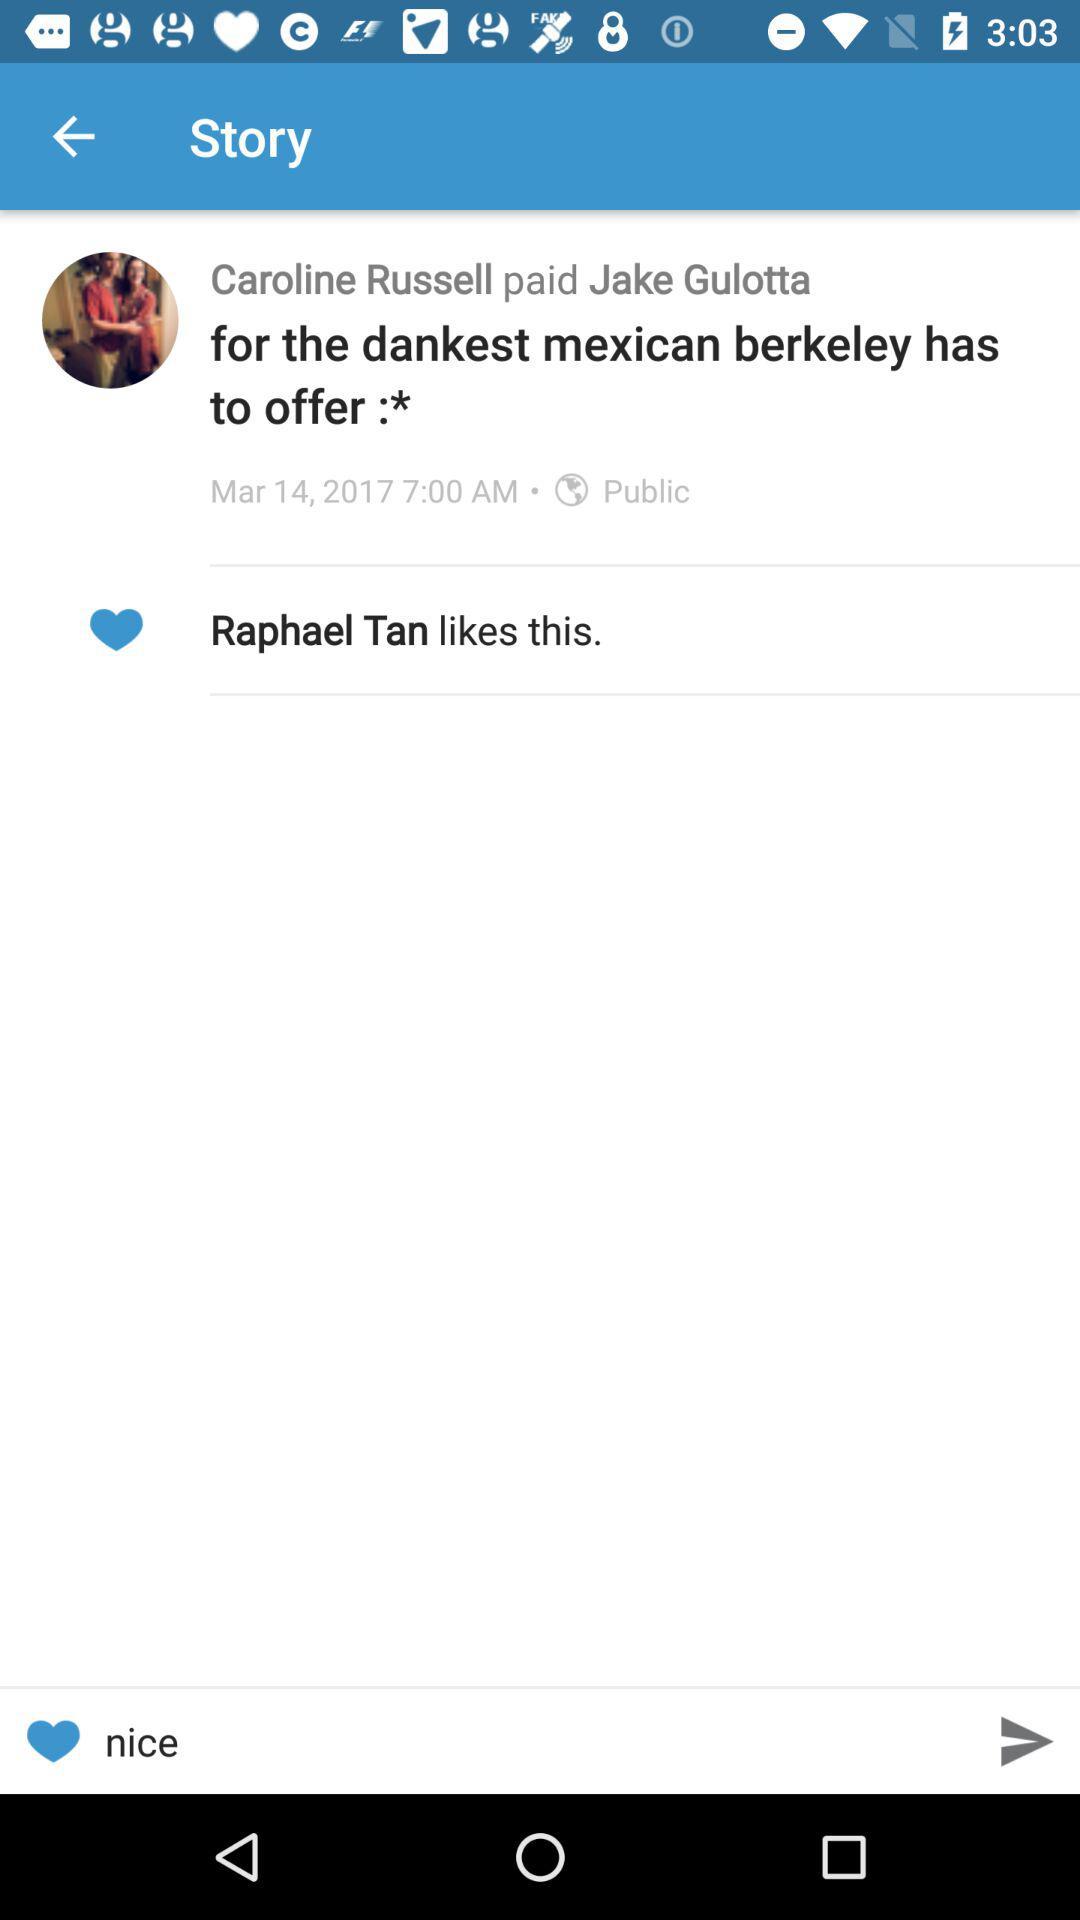  Describe the element at coordinates (623, 277) in the screenshot. I see `the item below story app` at that location.